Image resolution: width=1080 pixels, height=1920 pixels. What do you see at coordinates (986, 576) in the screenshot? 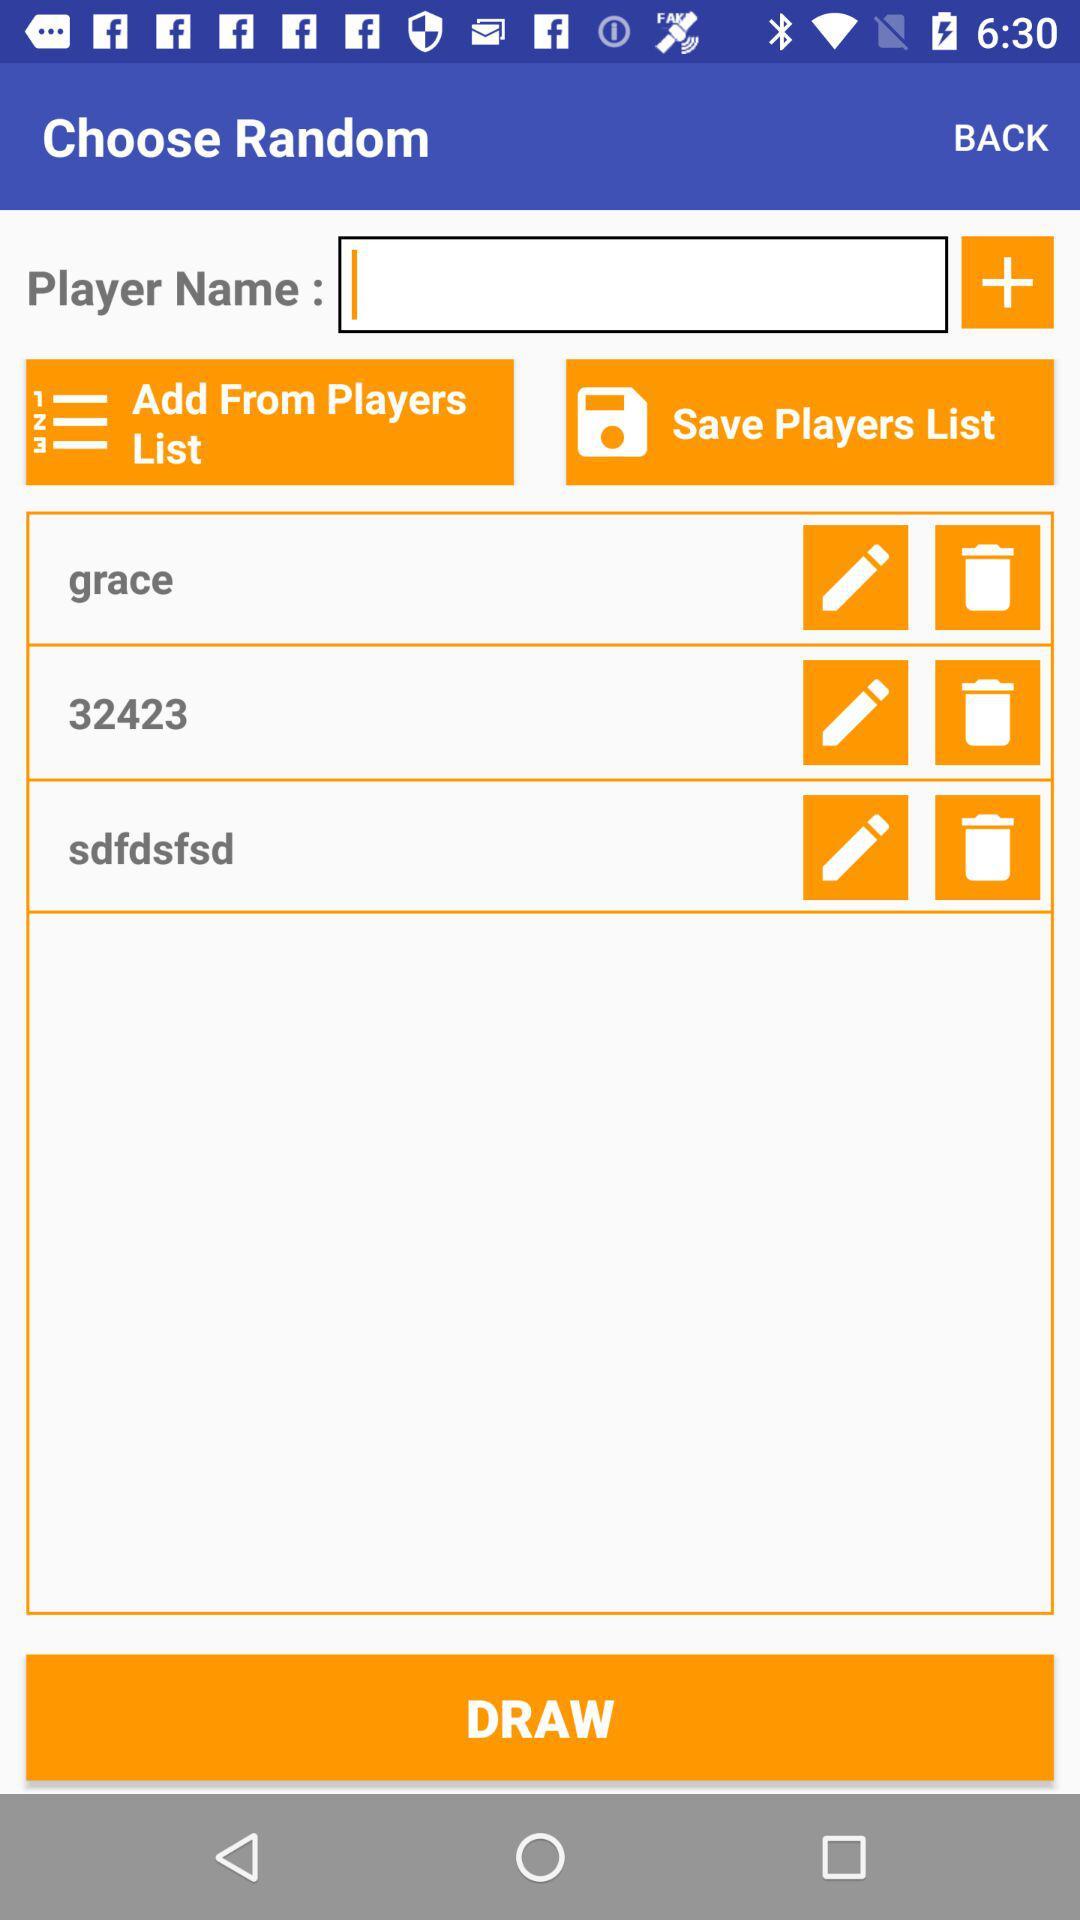
I see `delete grace button` at bounding box center [986, 576].